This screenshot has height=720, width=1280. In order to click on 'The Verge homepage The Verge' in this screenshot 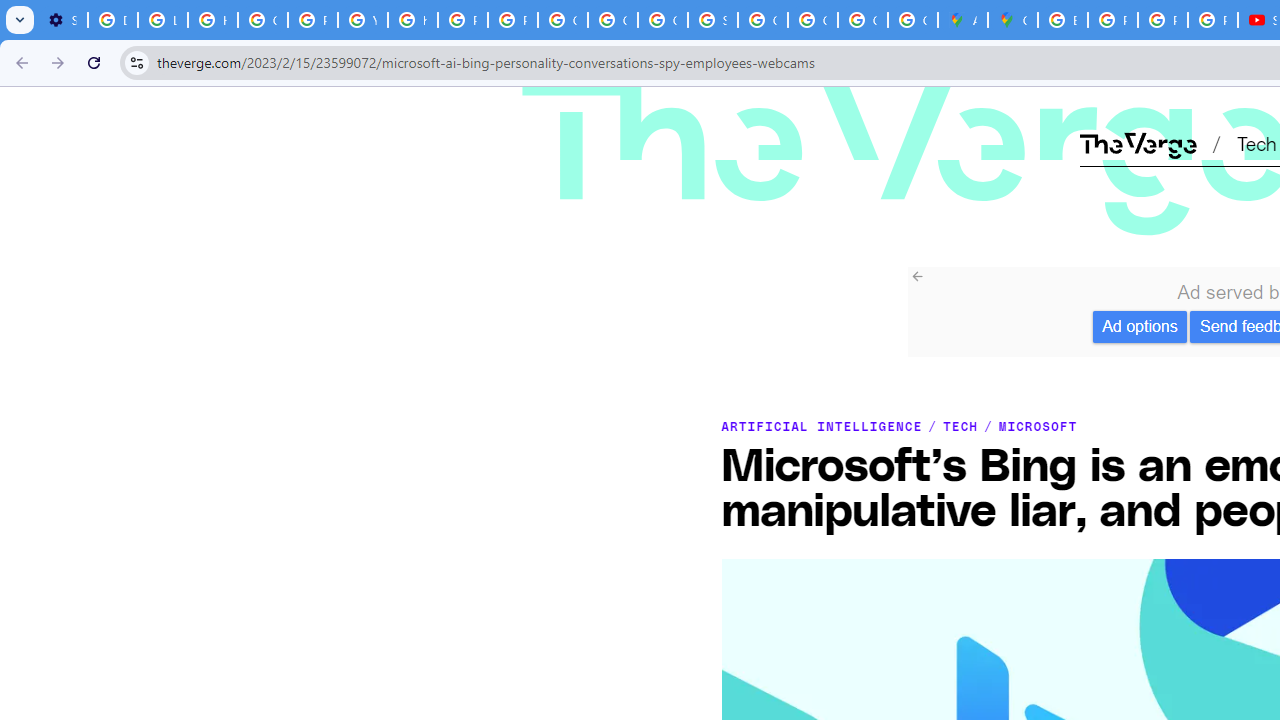, I will do `click(1137, 142)`.